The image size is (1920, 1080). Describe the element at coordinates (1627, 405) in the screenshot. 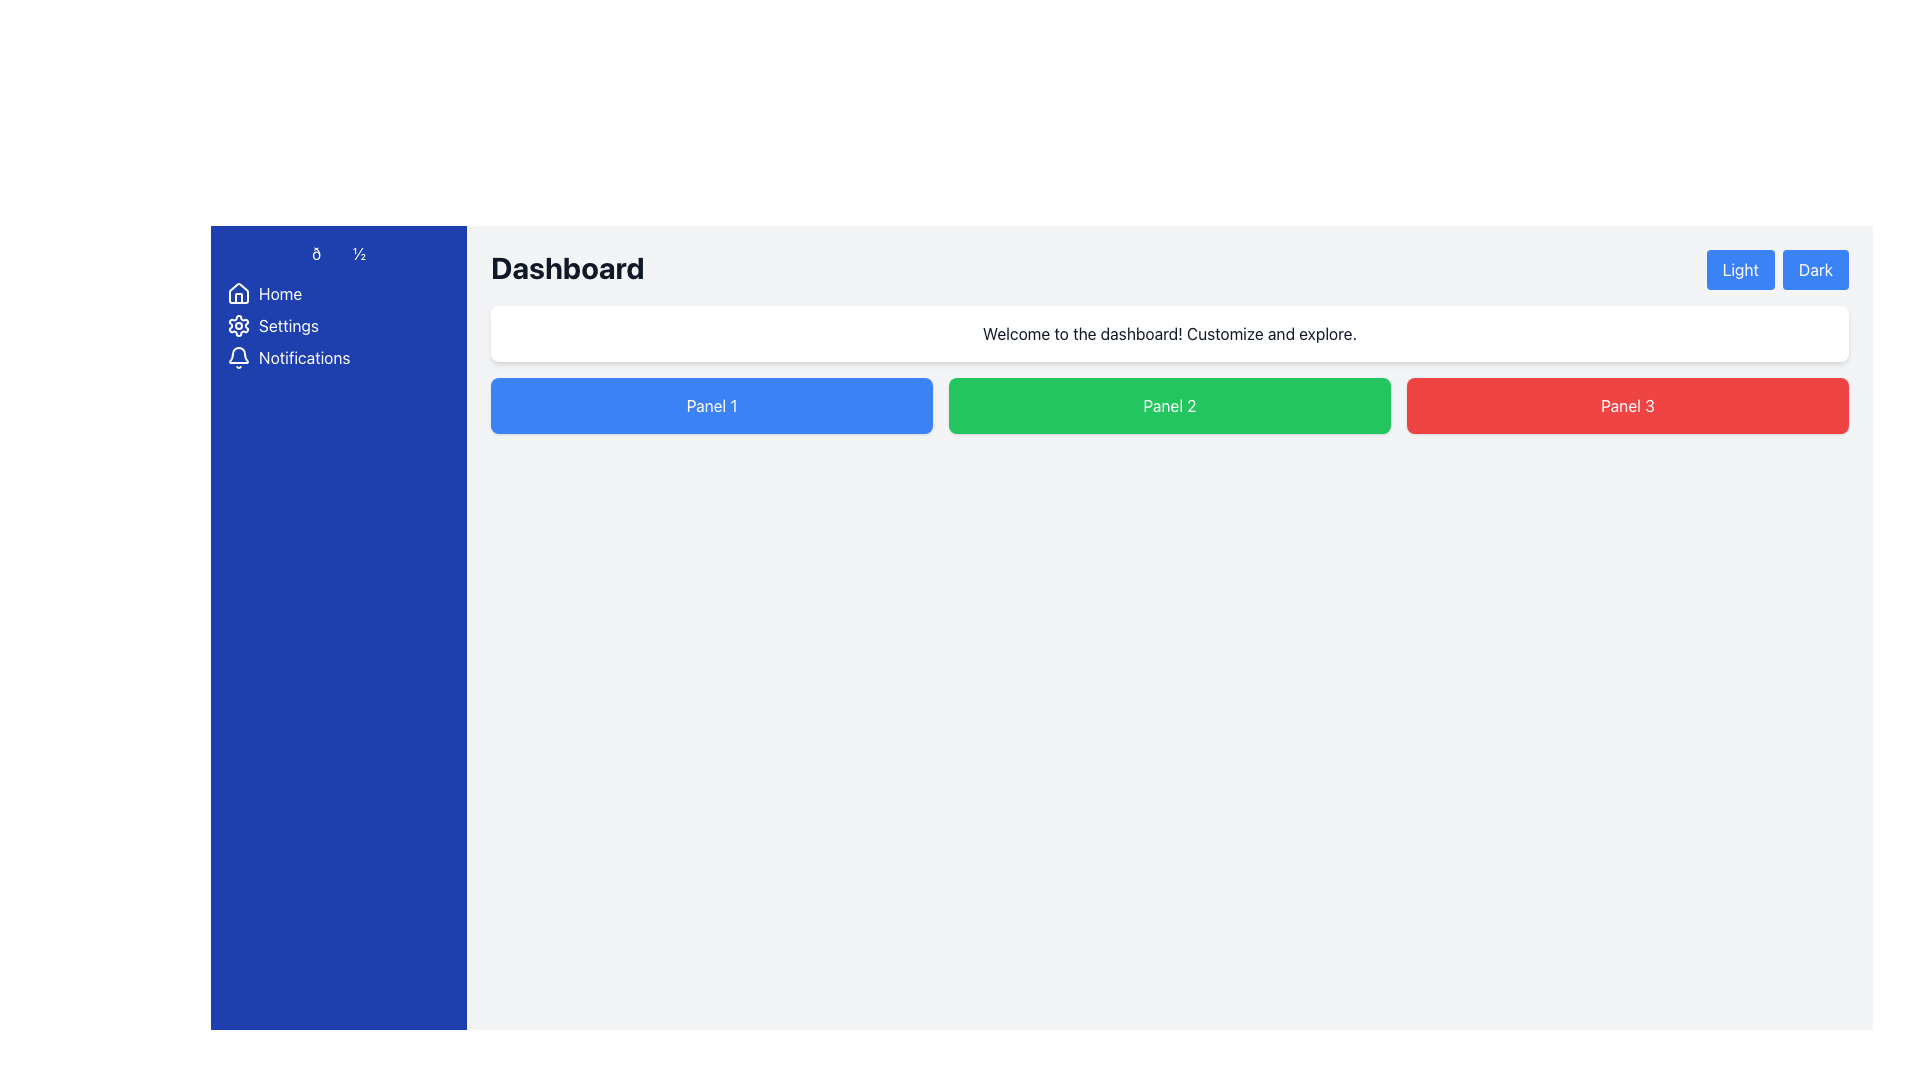

I see `the rectangular panel with a red background and white text reading 'Panel 3' to interact with it` at that location.